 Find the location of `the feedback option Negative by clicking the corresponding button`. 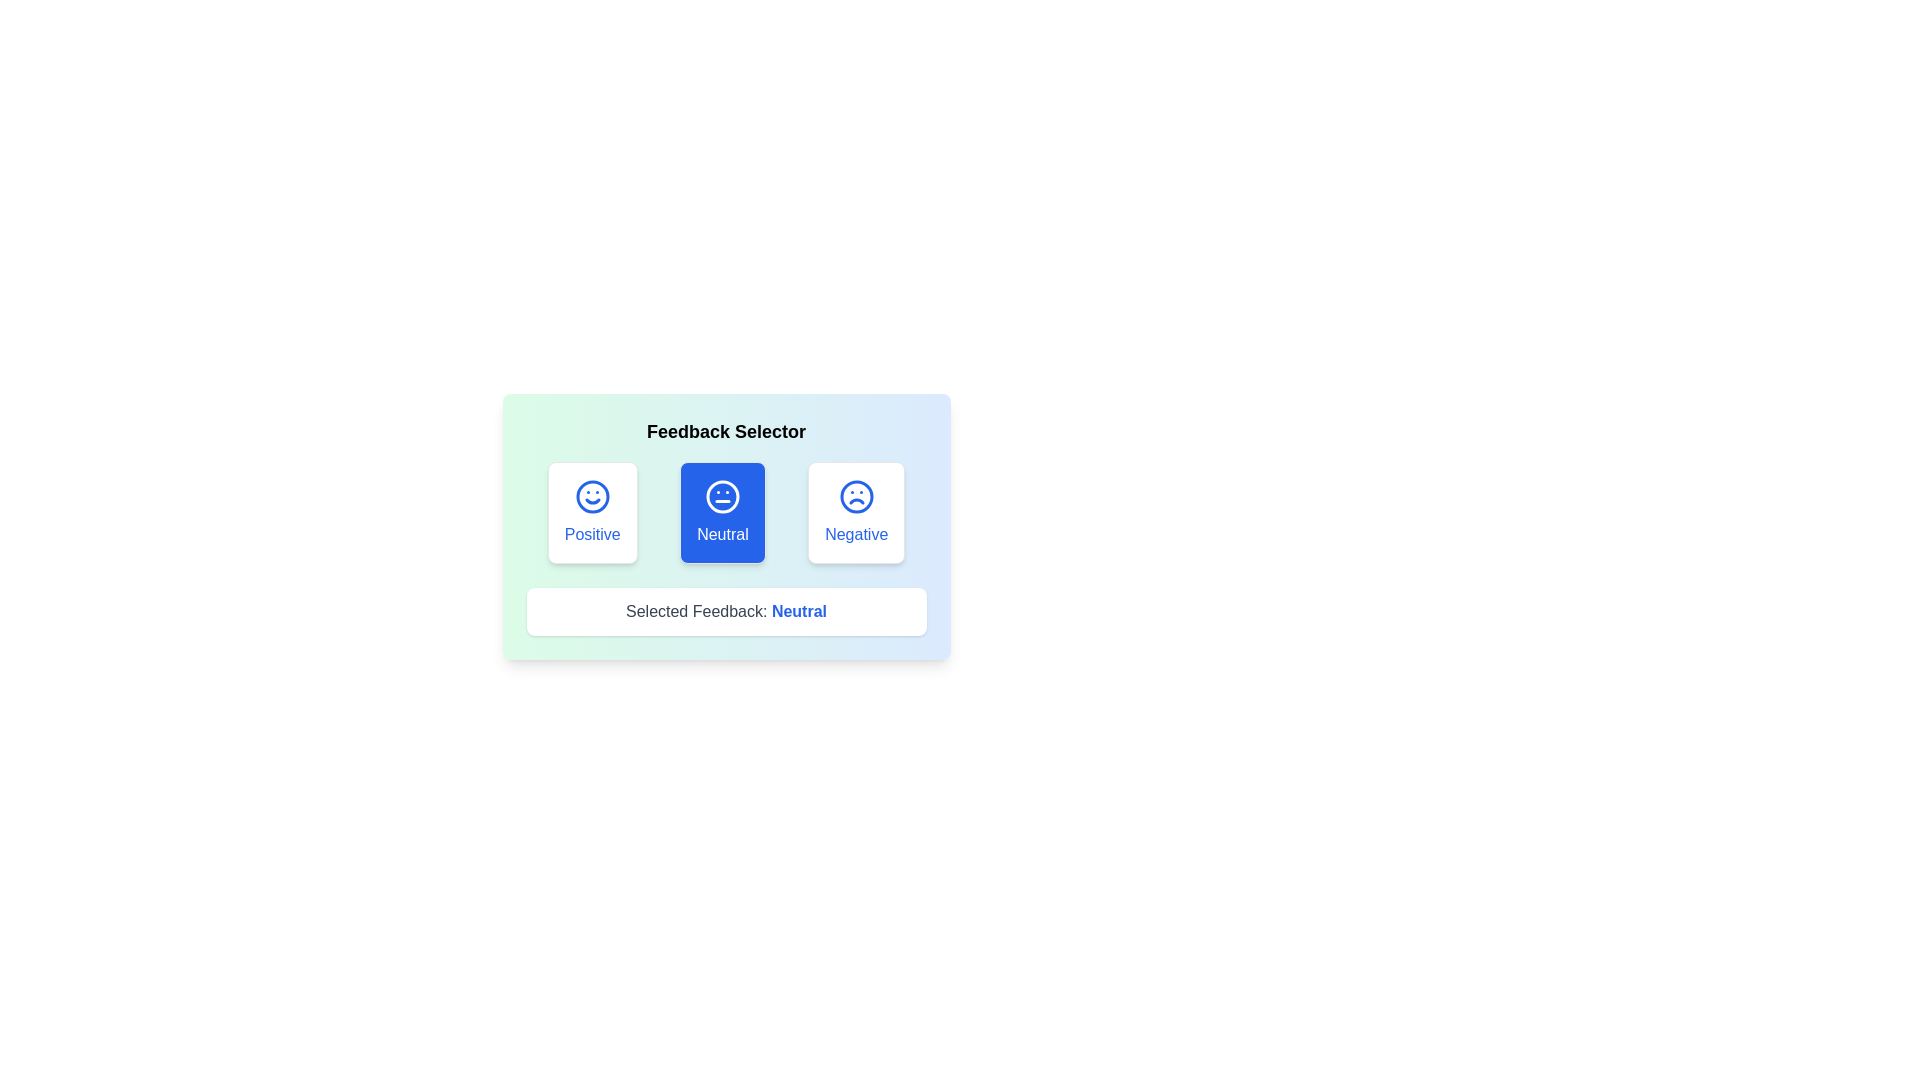

the feedback option Negative by clicking the corresponding button is located at coordinates (857, 512).